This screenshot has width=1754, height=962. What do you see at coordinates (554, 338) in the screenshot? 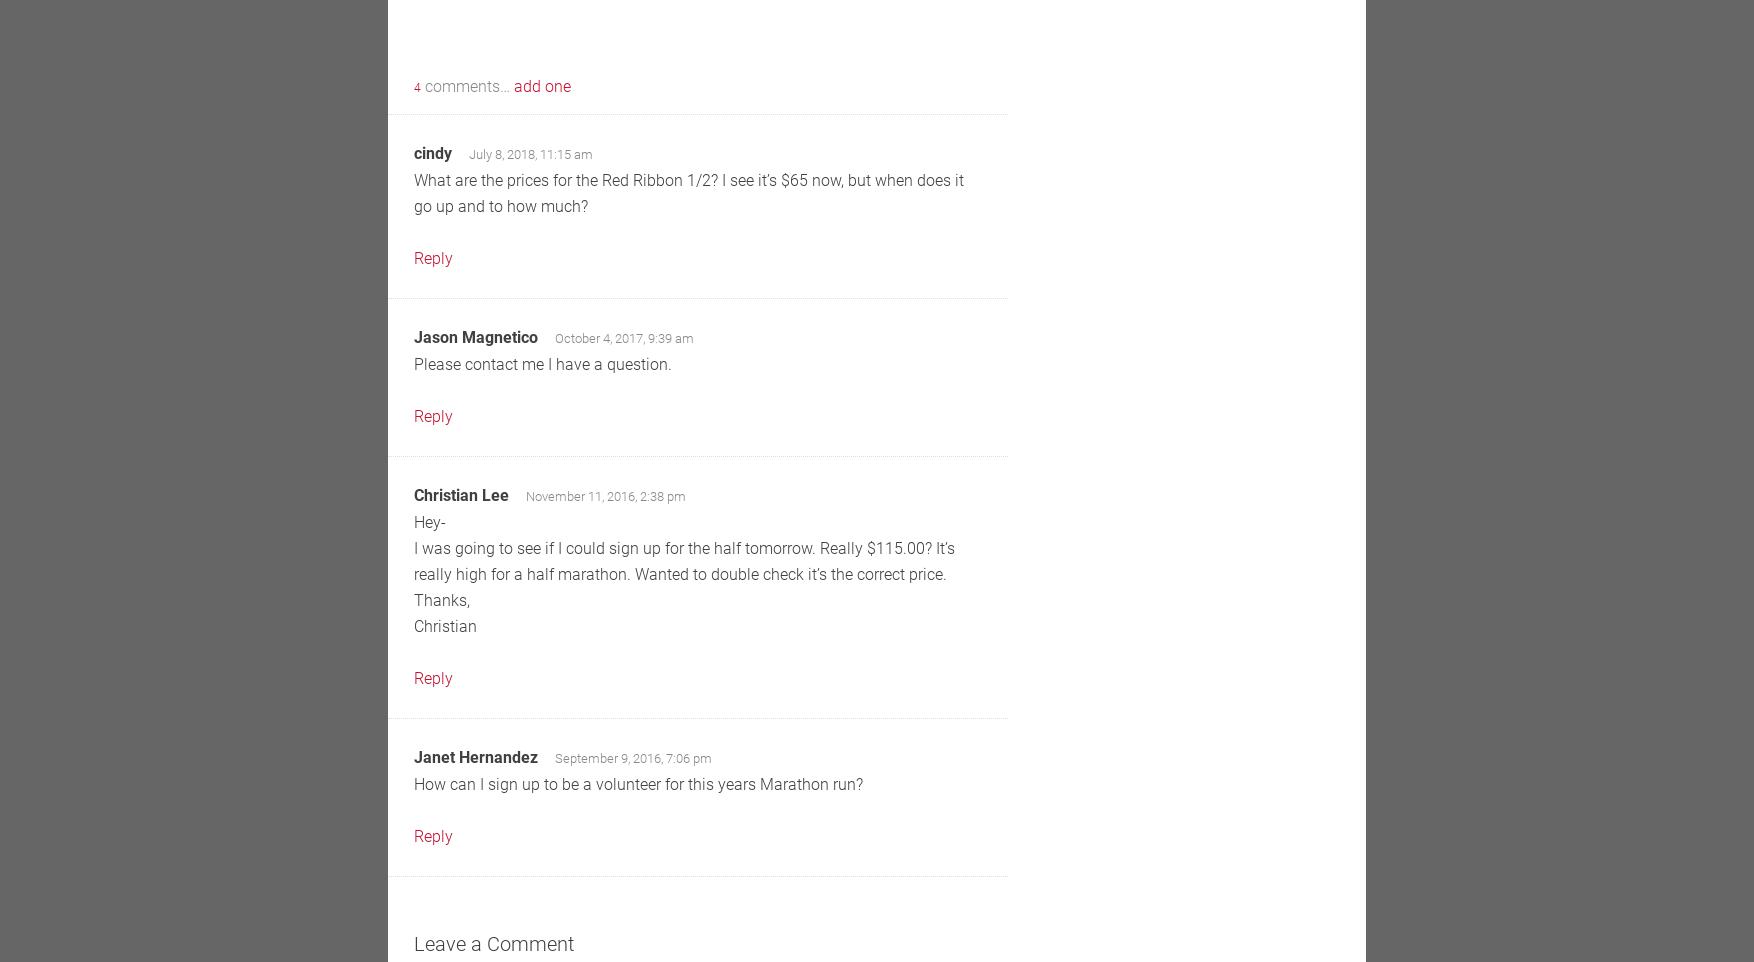
I see `'October 4, 2017, 9:39 am'` at bounding box center [554, 338].